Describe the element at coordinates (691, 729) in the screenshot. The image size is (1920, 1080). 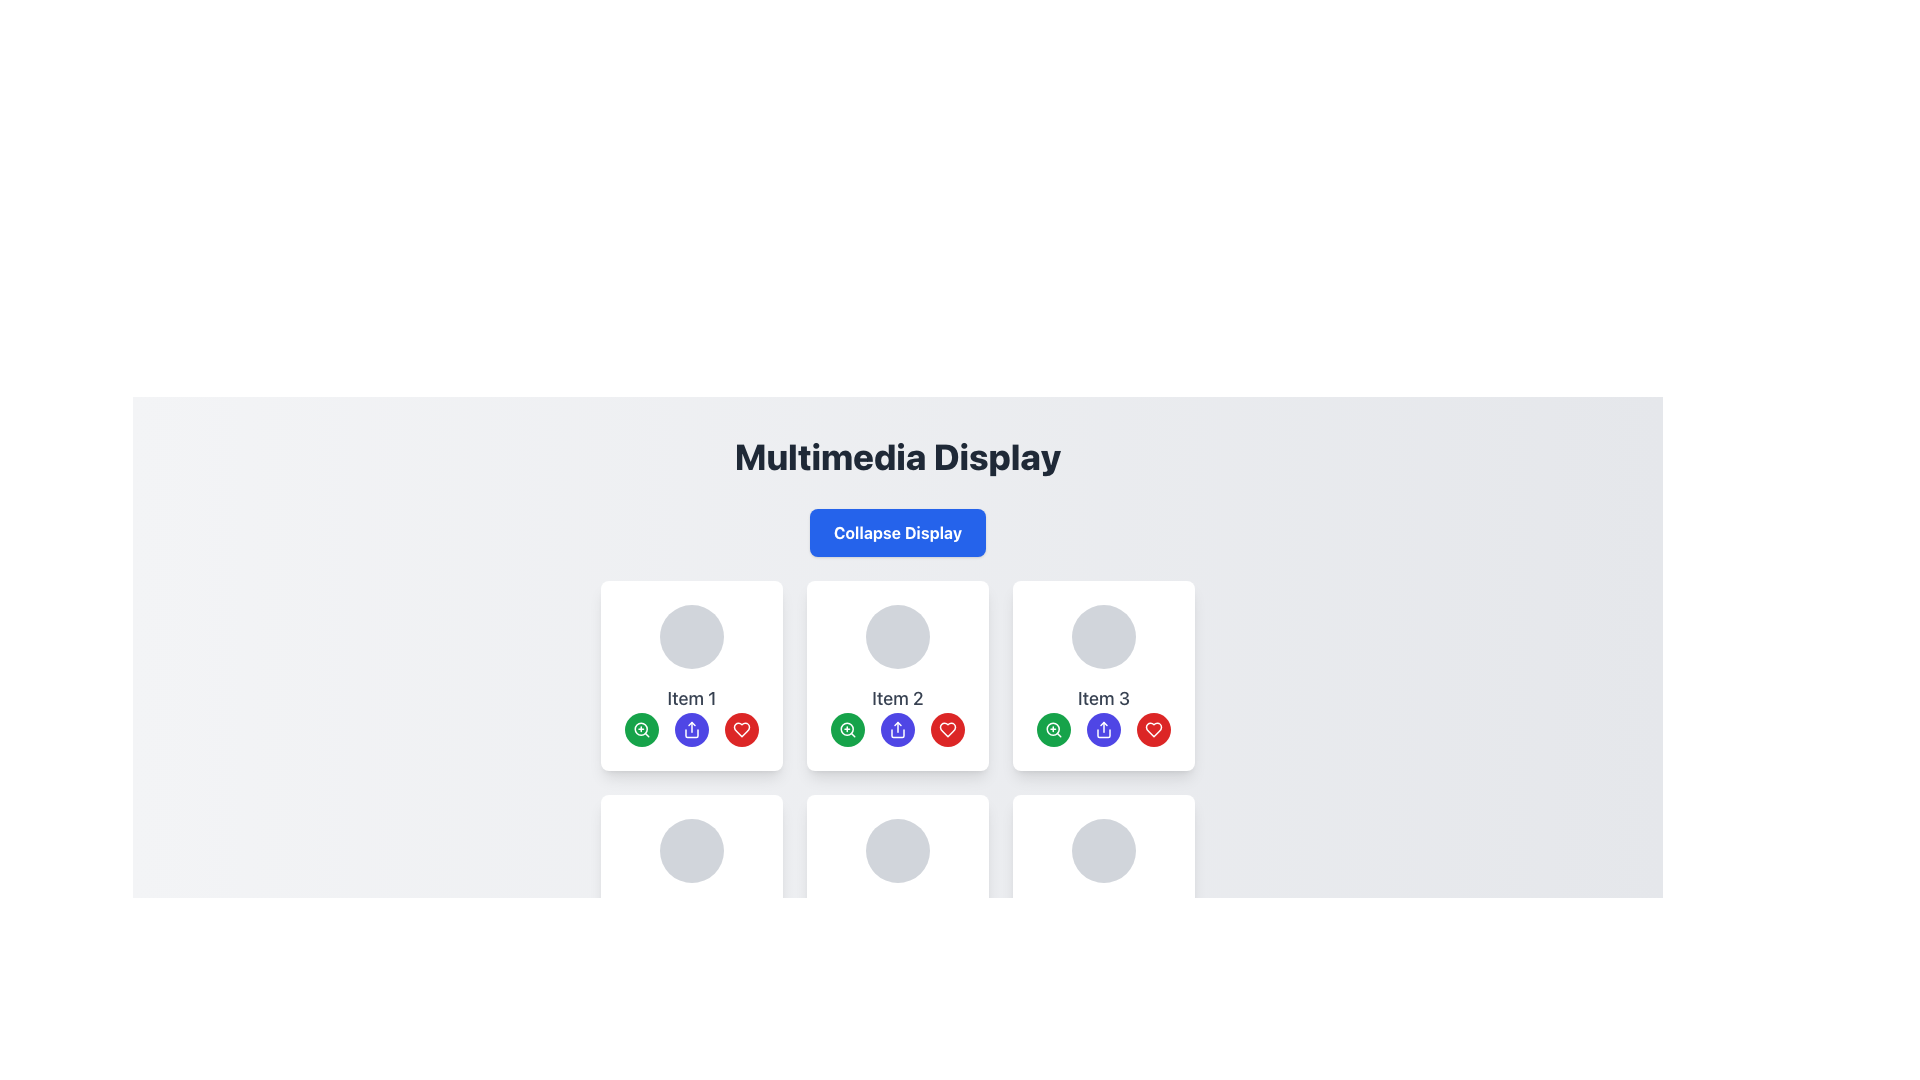
I see `the circular blue button with a white sharing icon located in the control row of the card labeled 'Item 1', which is the second button from the left` at that location.